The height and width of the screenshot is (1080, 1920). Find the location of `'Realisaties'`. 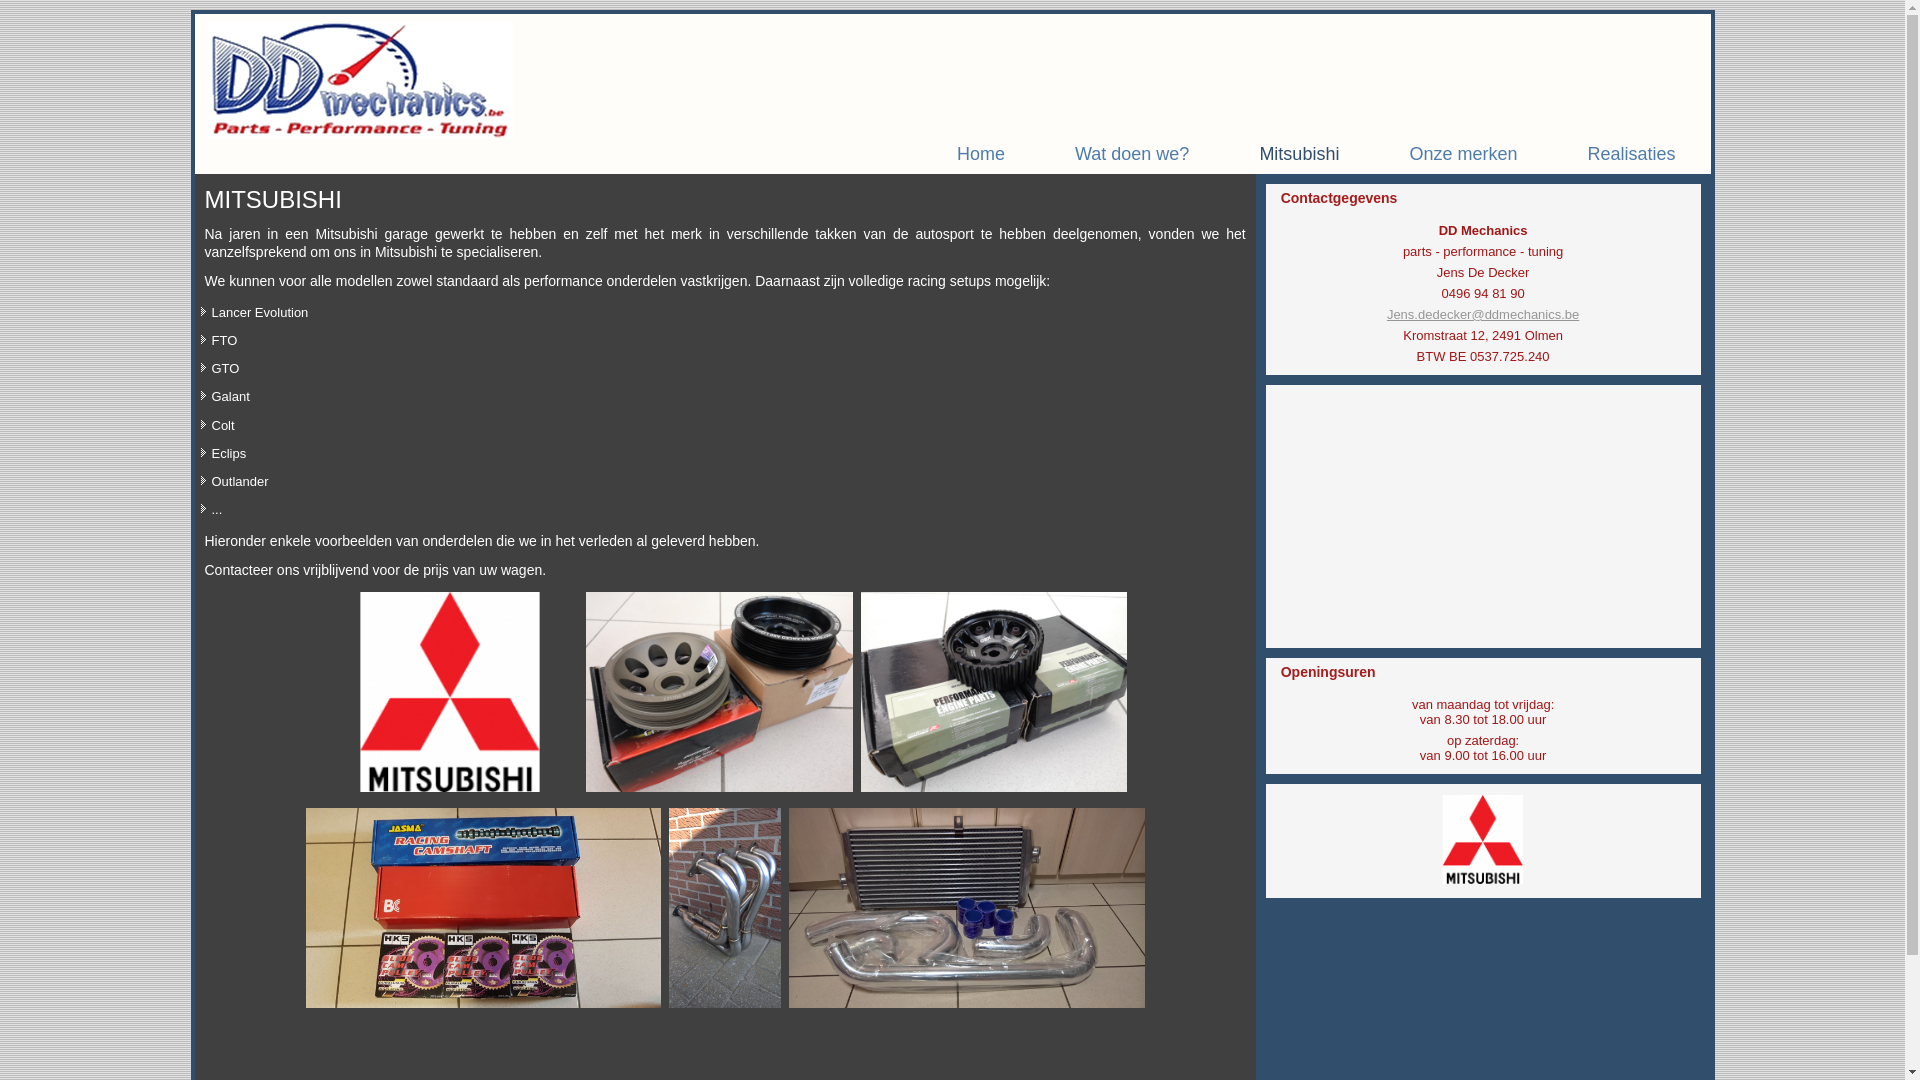

'Realisaties' is located at coordinates (1631, 153).